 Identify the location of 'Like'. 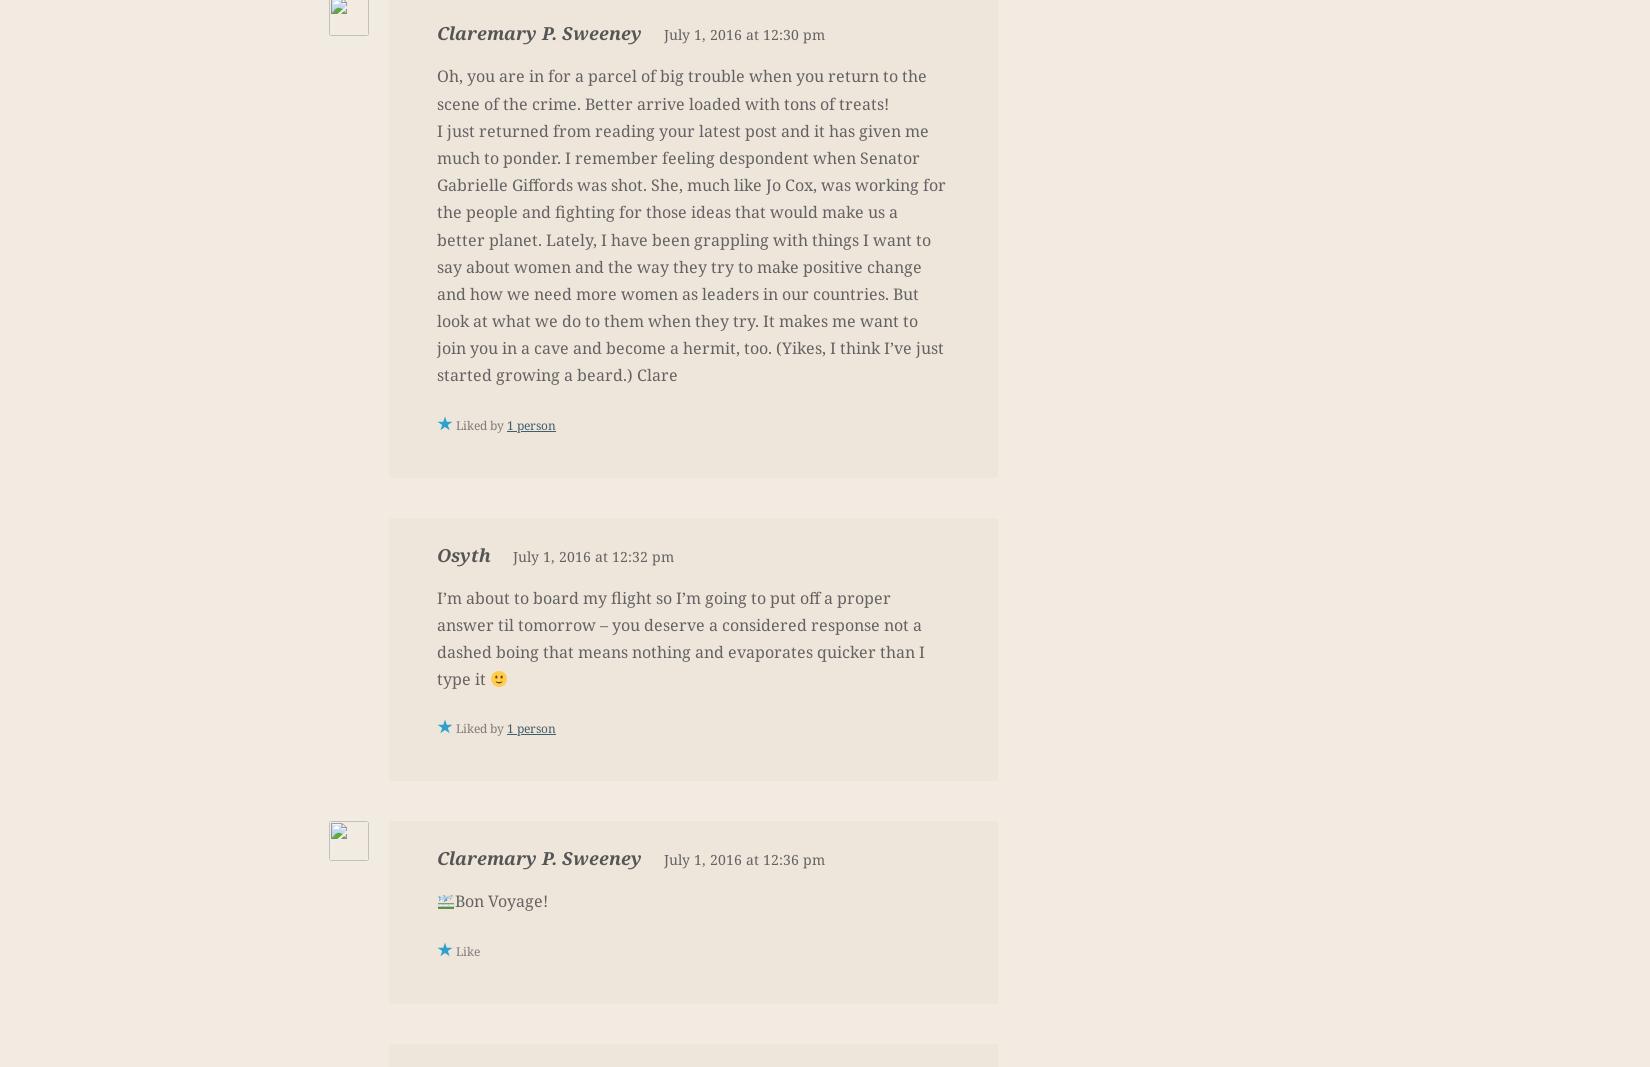
(466, 950).